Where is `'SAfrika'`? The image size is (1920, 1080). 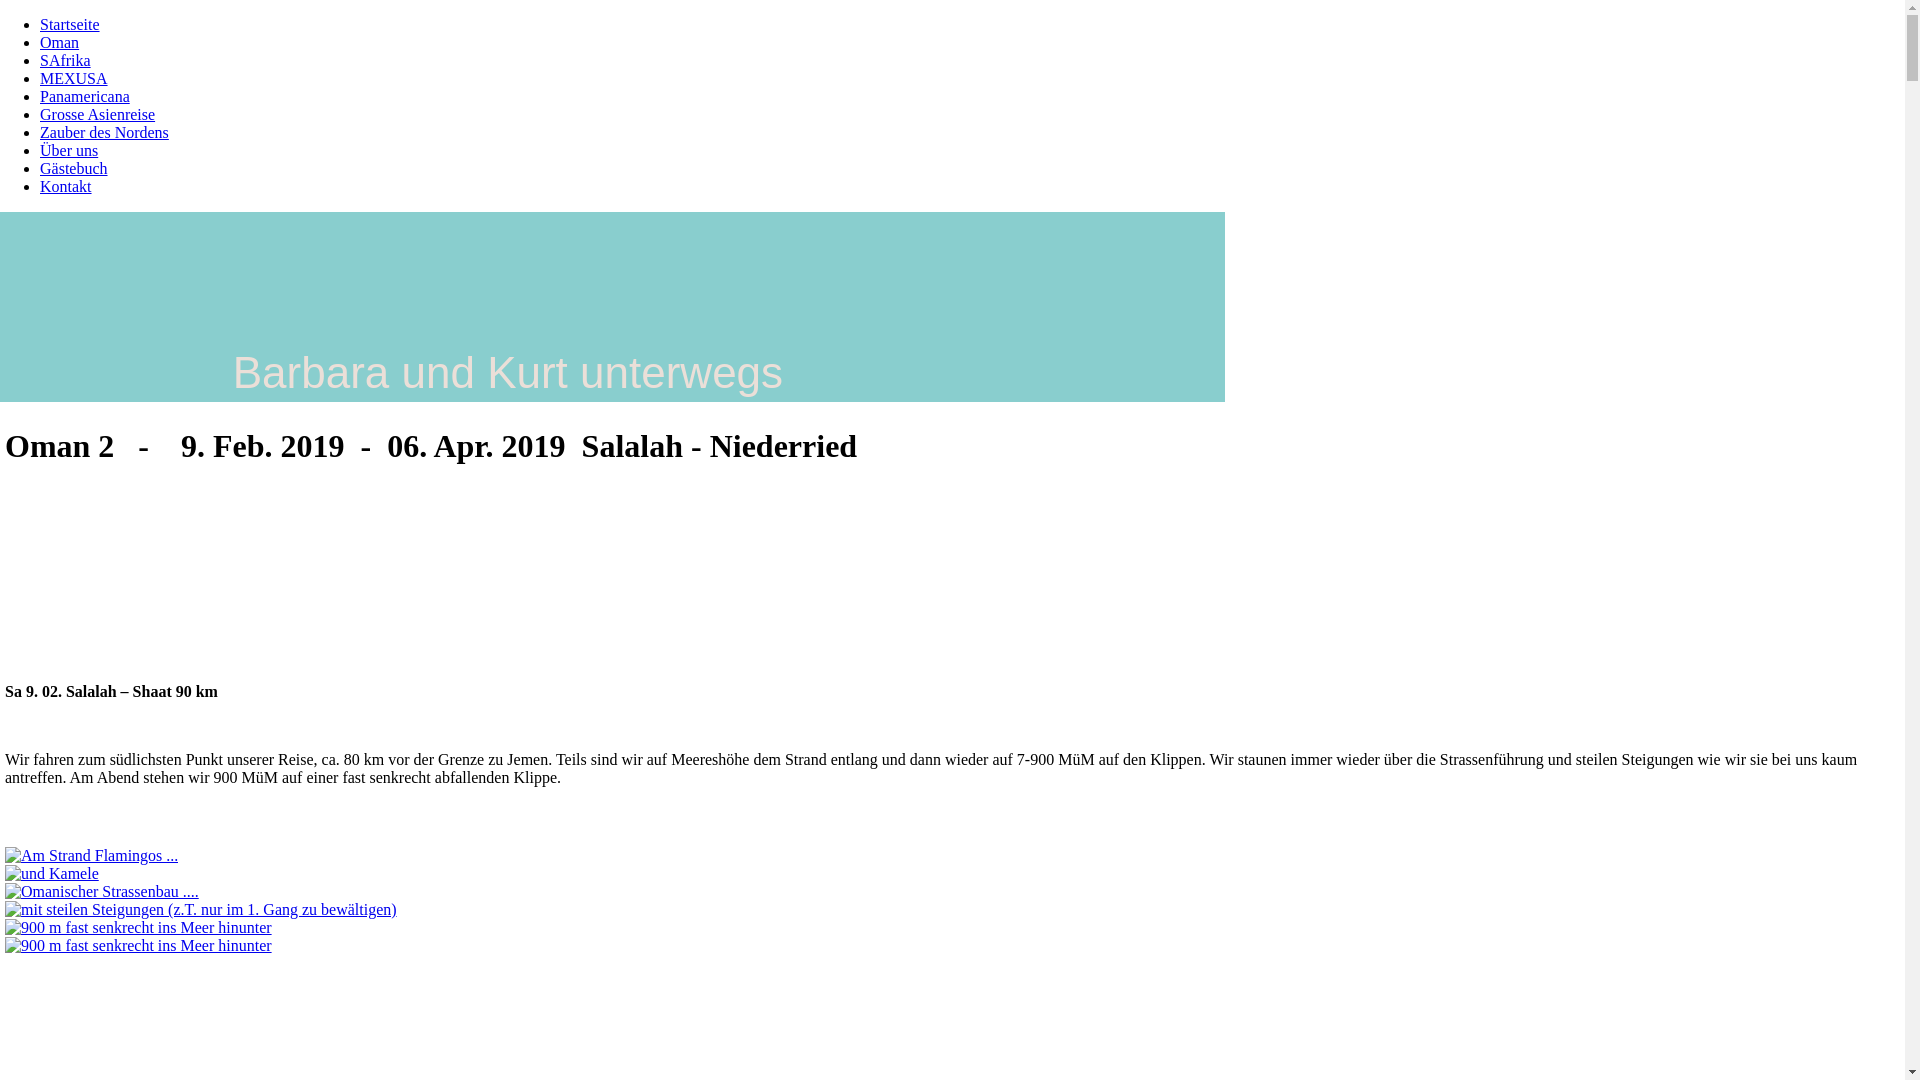 'SAfrika' is located at coordinates (65, 59).